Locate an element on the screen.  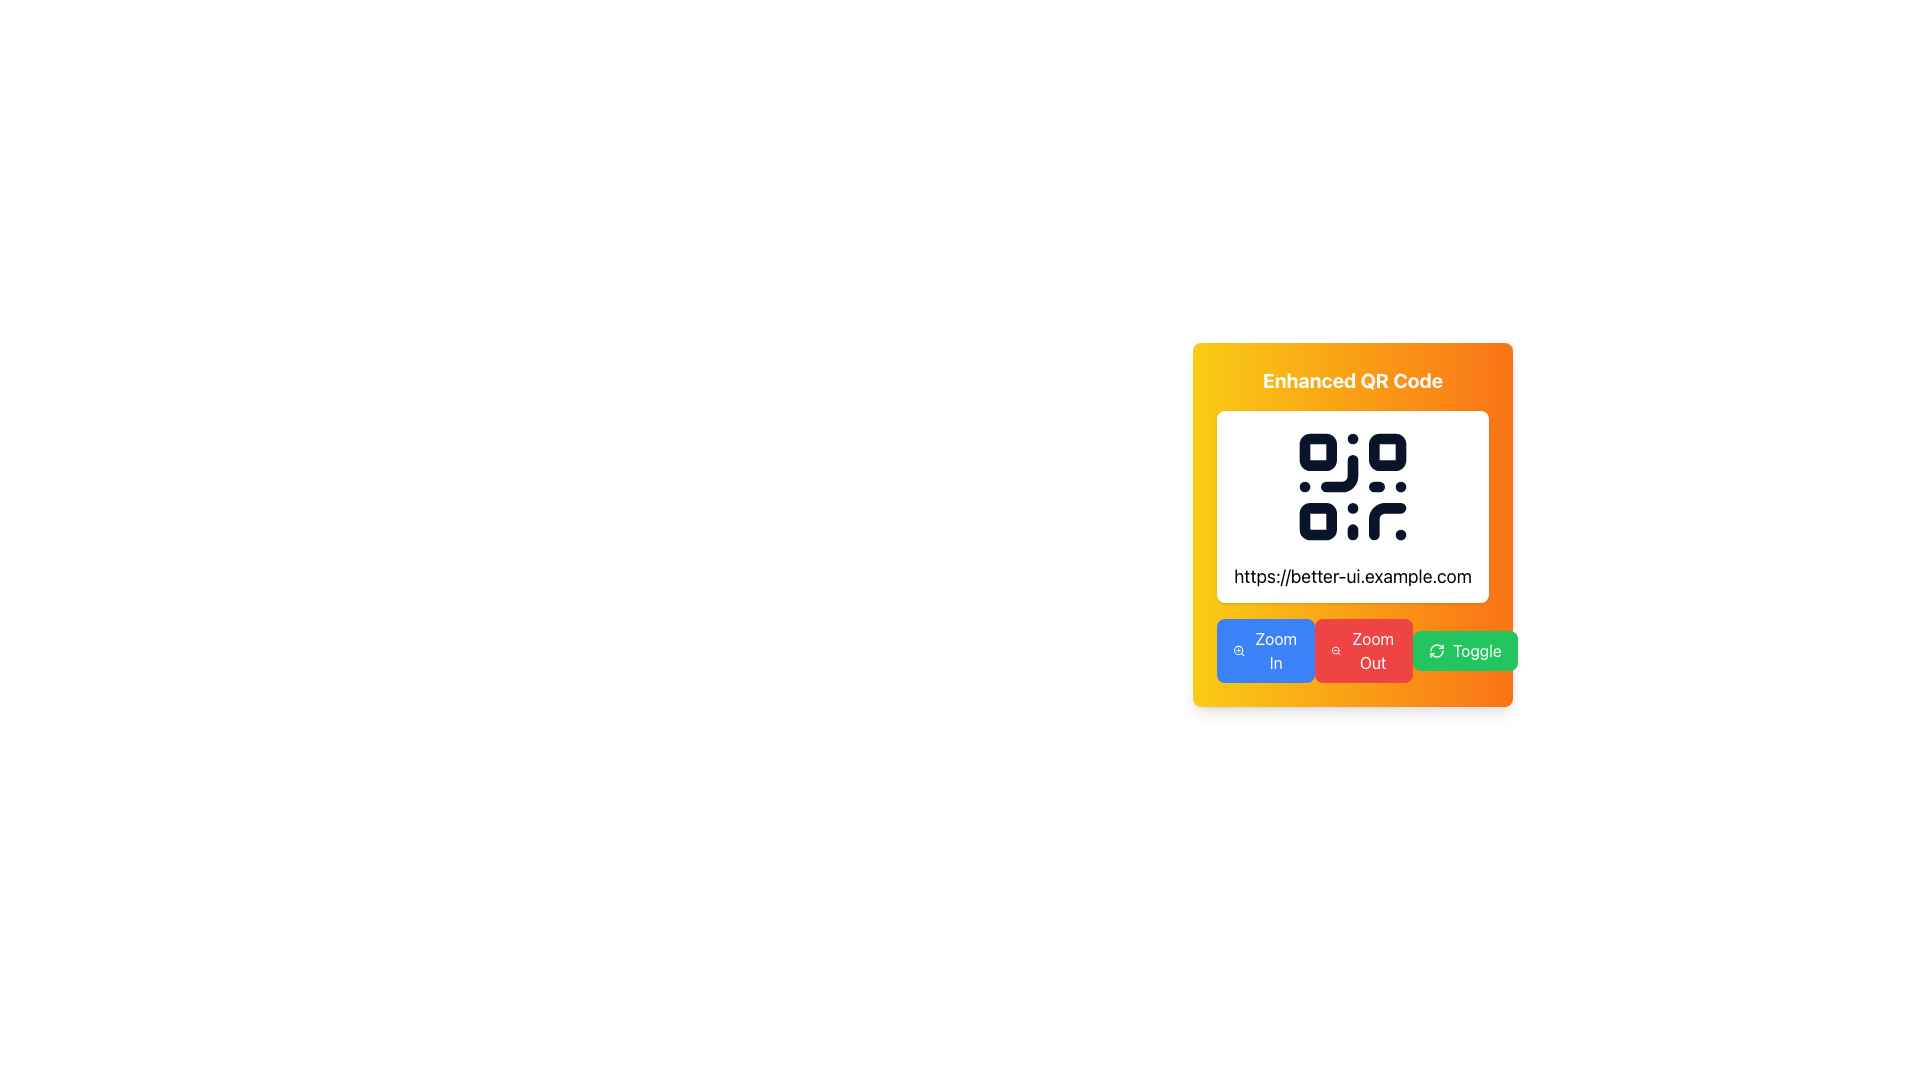
the green 'Toggle' button with rounded corners that features a refresh icon on the left is located at coordinates (1465, 651).